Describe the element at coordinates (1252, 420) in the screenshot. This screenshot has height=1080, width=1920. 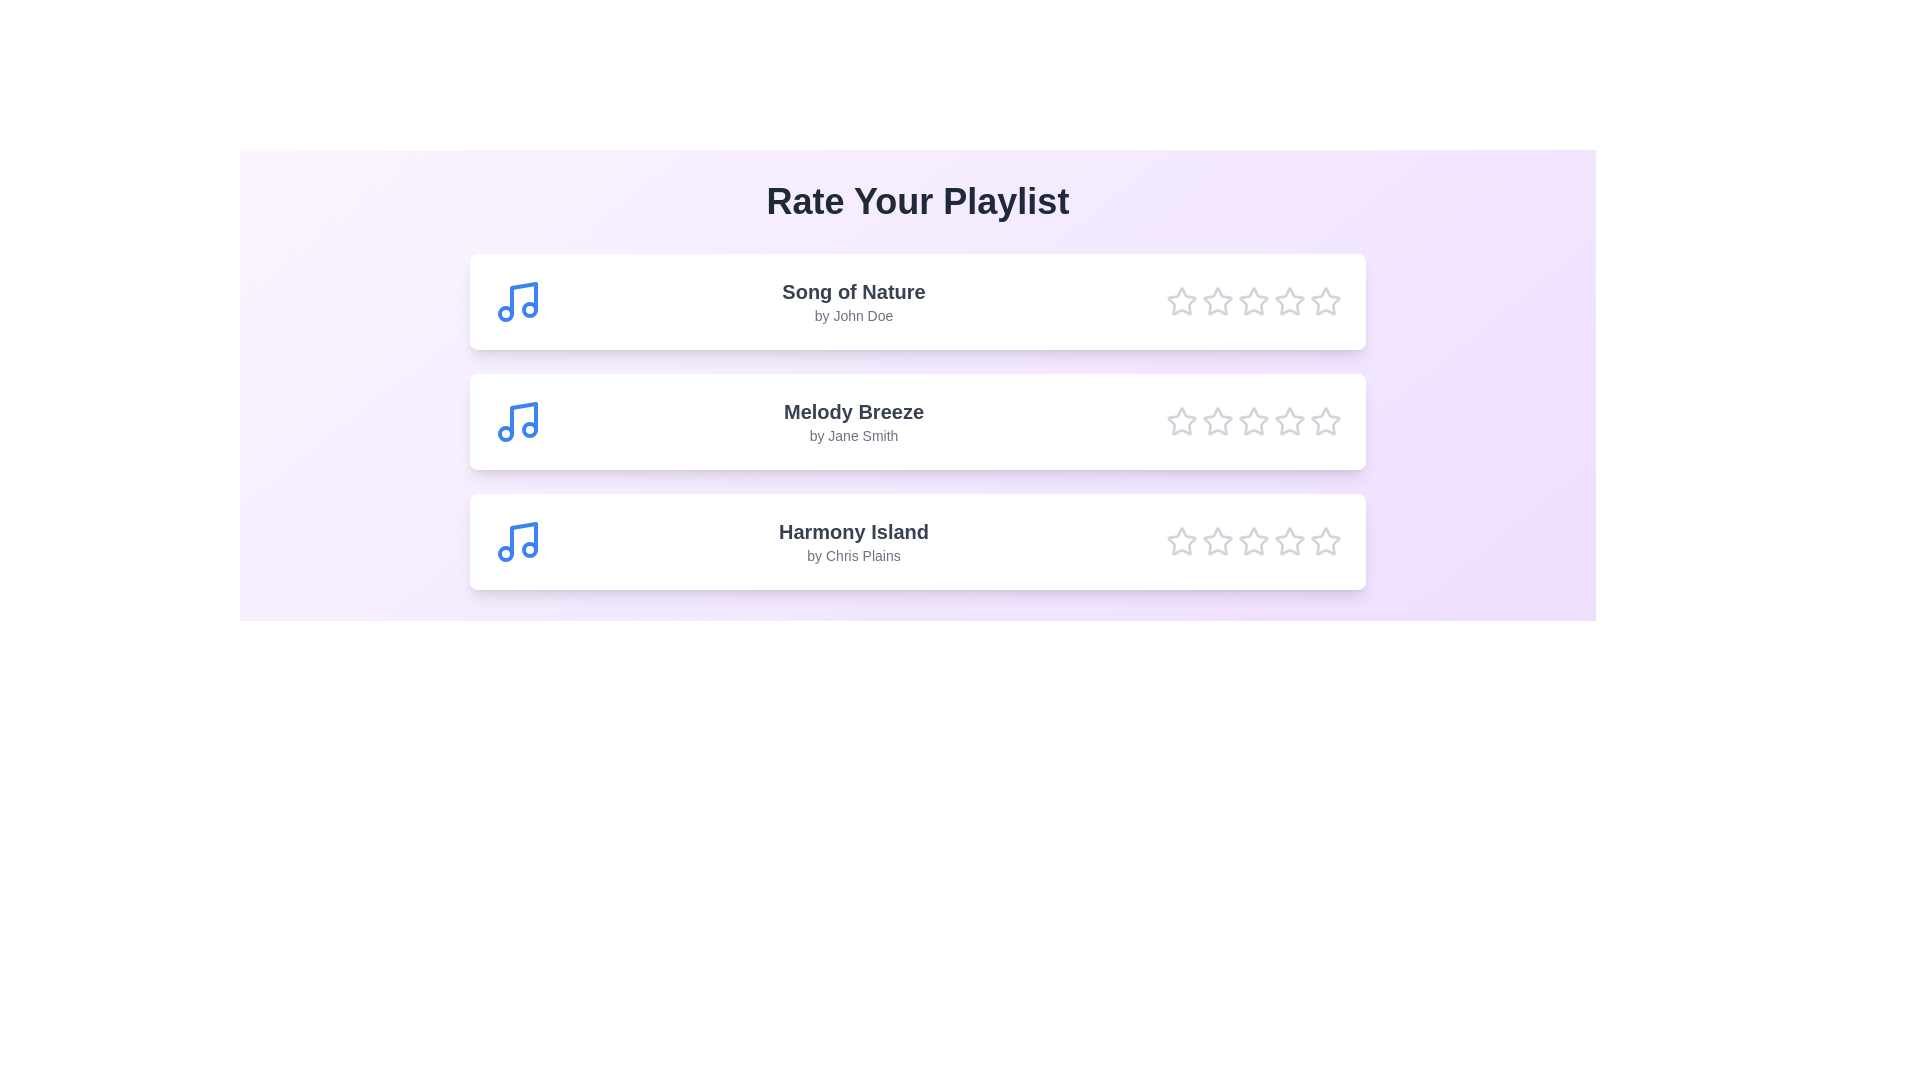
I see `the star corresponding to 3 for the song Melody Breeze` at that location.